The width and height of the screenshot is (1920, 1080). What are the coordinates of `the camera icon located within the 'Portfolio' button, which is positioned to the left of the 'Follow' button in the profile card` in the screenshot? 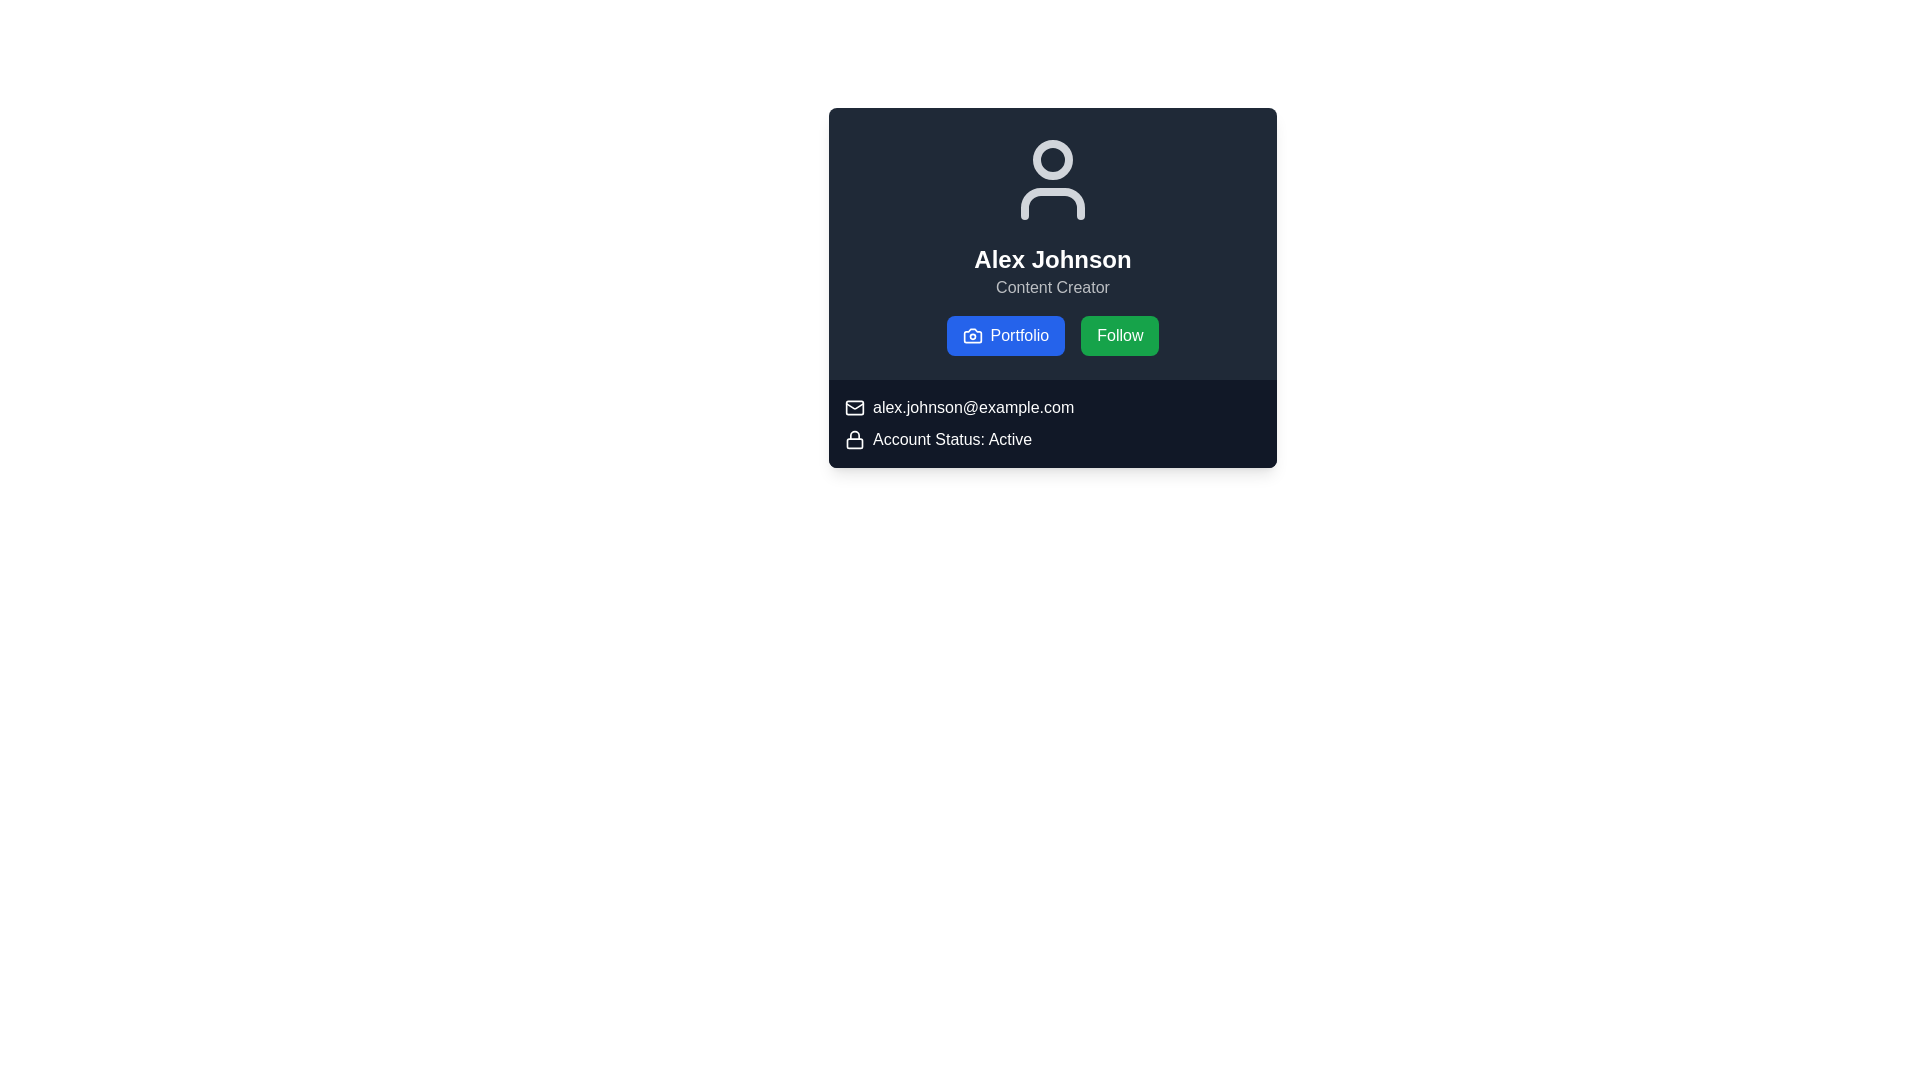 It's located at (972, 334).